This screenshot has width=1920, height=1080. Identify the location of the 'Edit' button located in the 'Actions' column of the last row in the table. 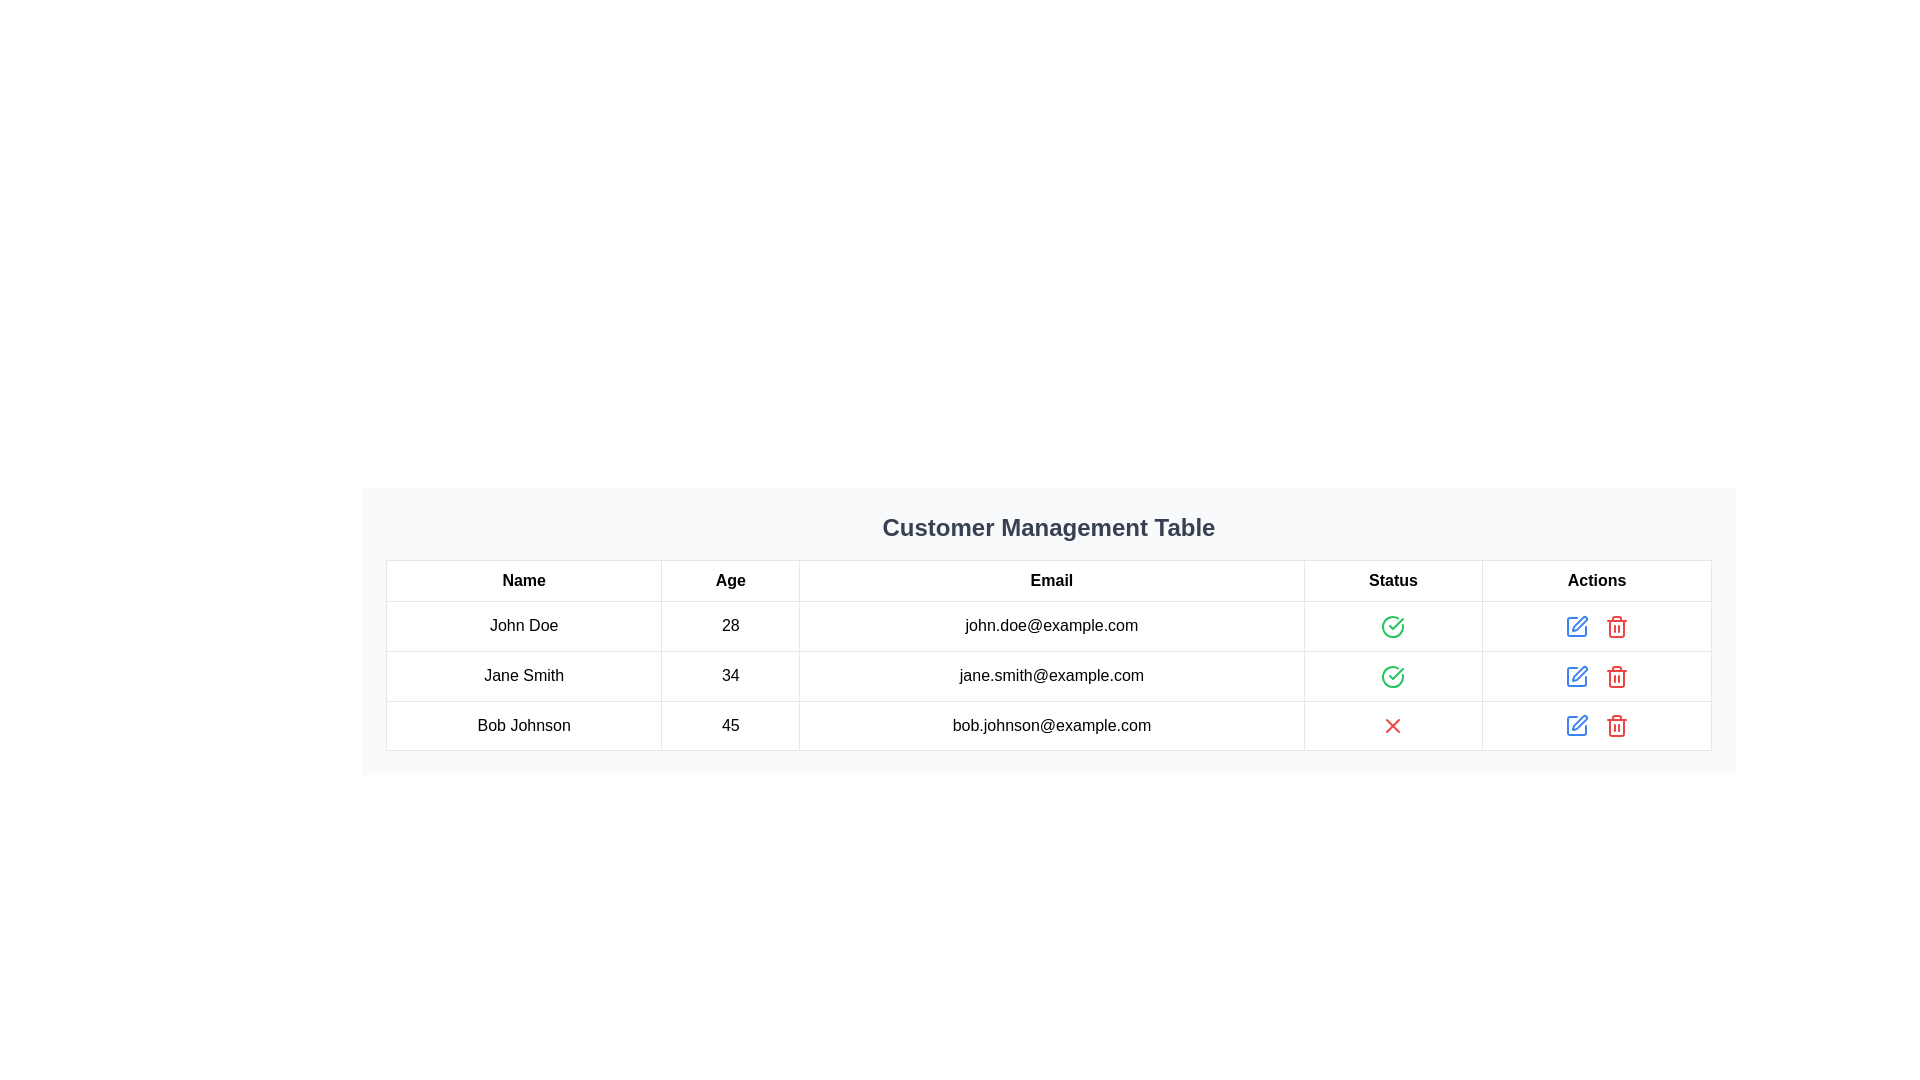
(1576, 726).